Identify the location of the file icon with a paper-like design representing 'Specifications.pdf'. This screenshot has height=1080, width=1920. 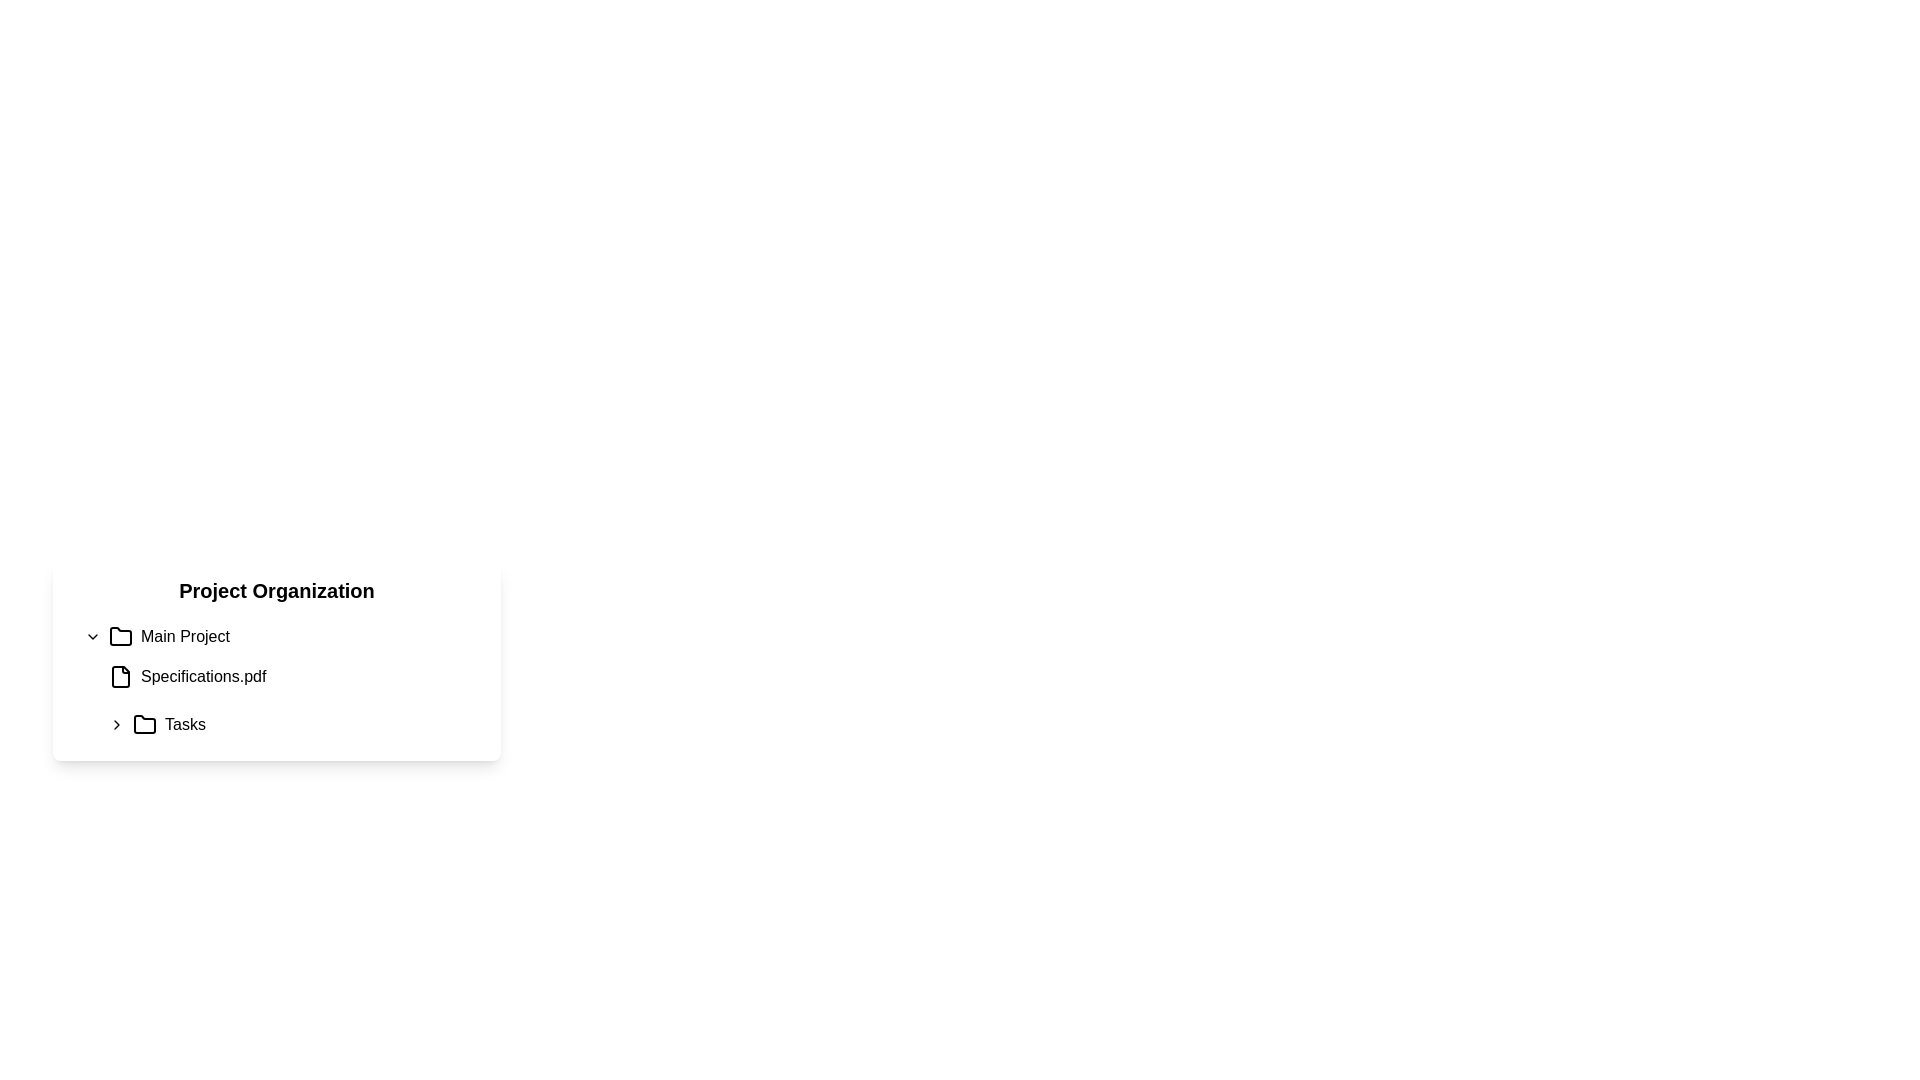
(119, 676).